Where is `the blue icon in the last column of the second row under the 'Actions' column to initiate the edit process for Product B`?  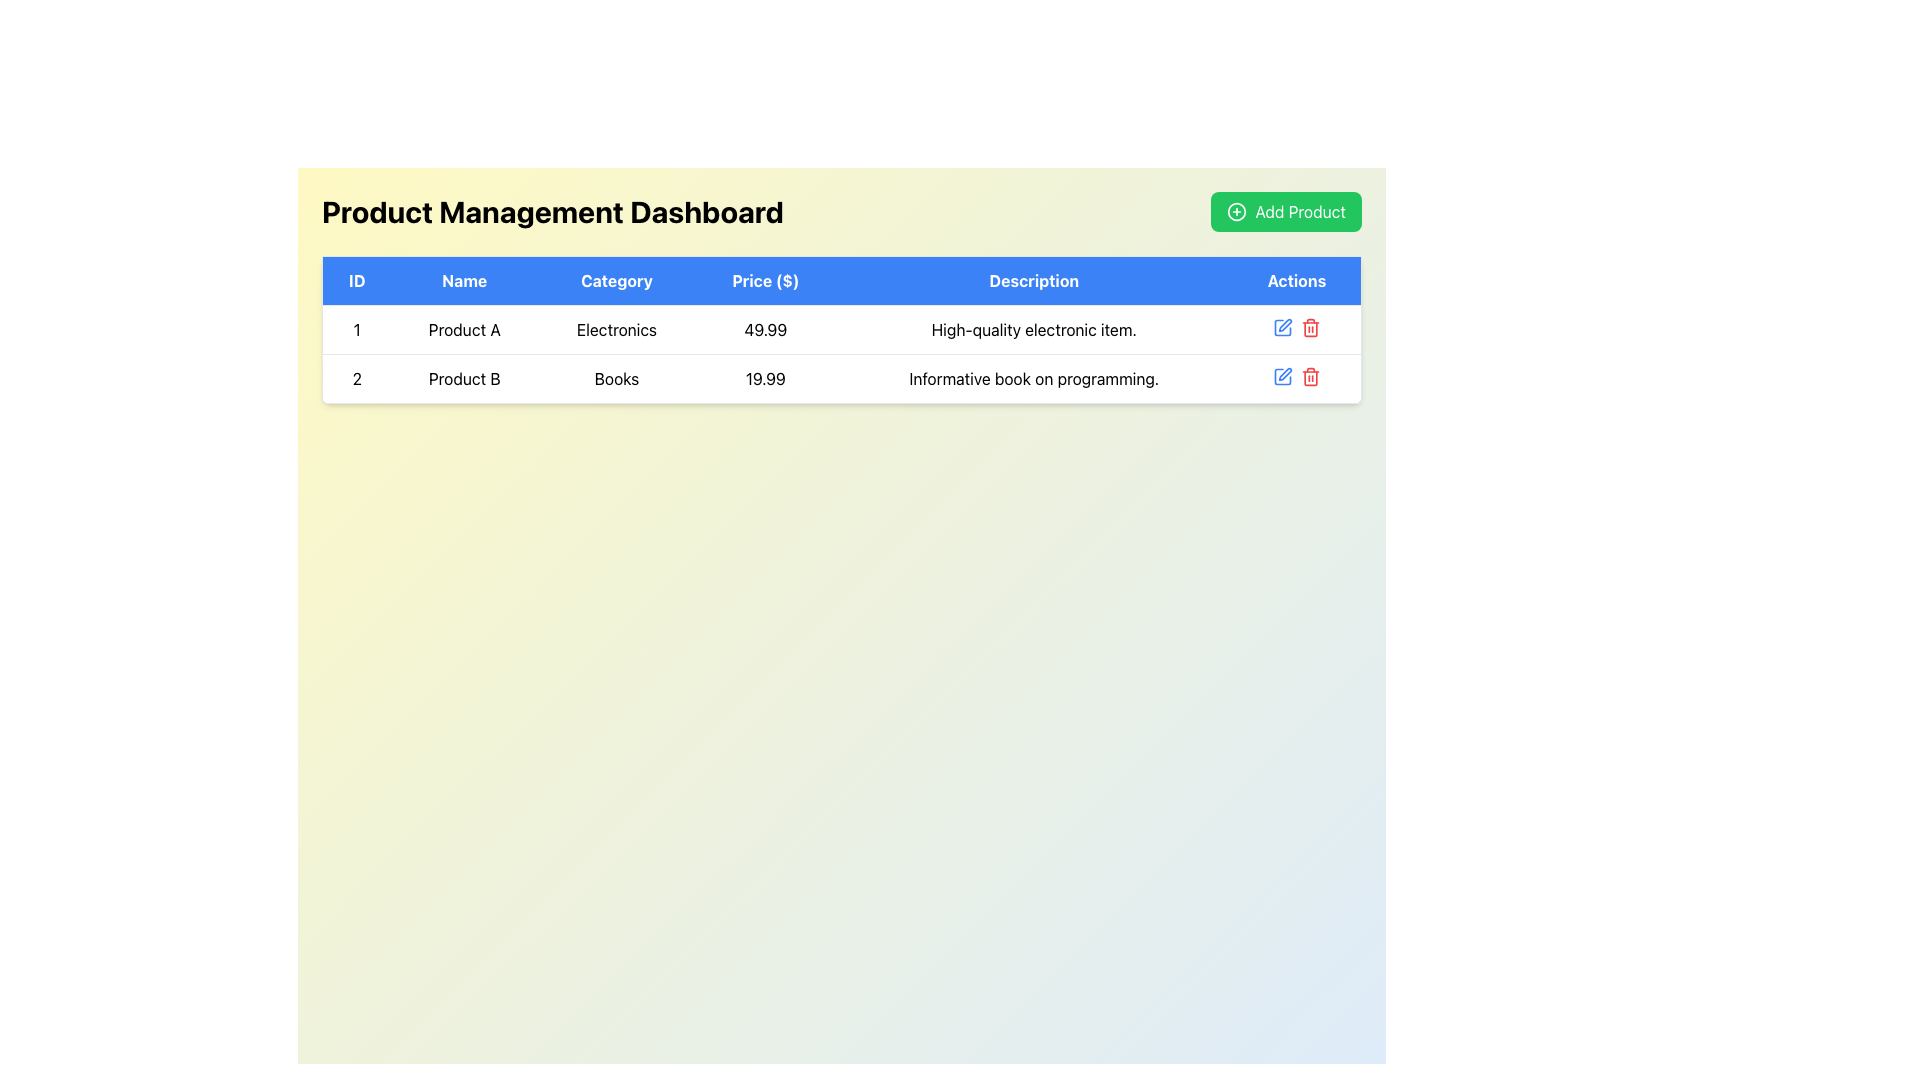 the blue icon in the last column of the second row under the 'Actions' column to initiate the edit process for Product B is located at coordinates (1296, 377).